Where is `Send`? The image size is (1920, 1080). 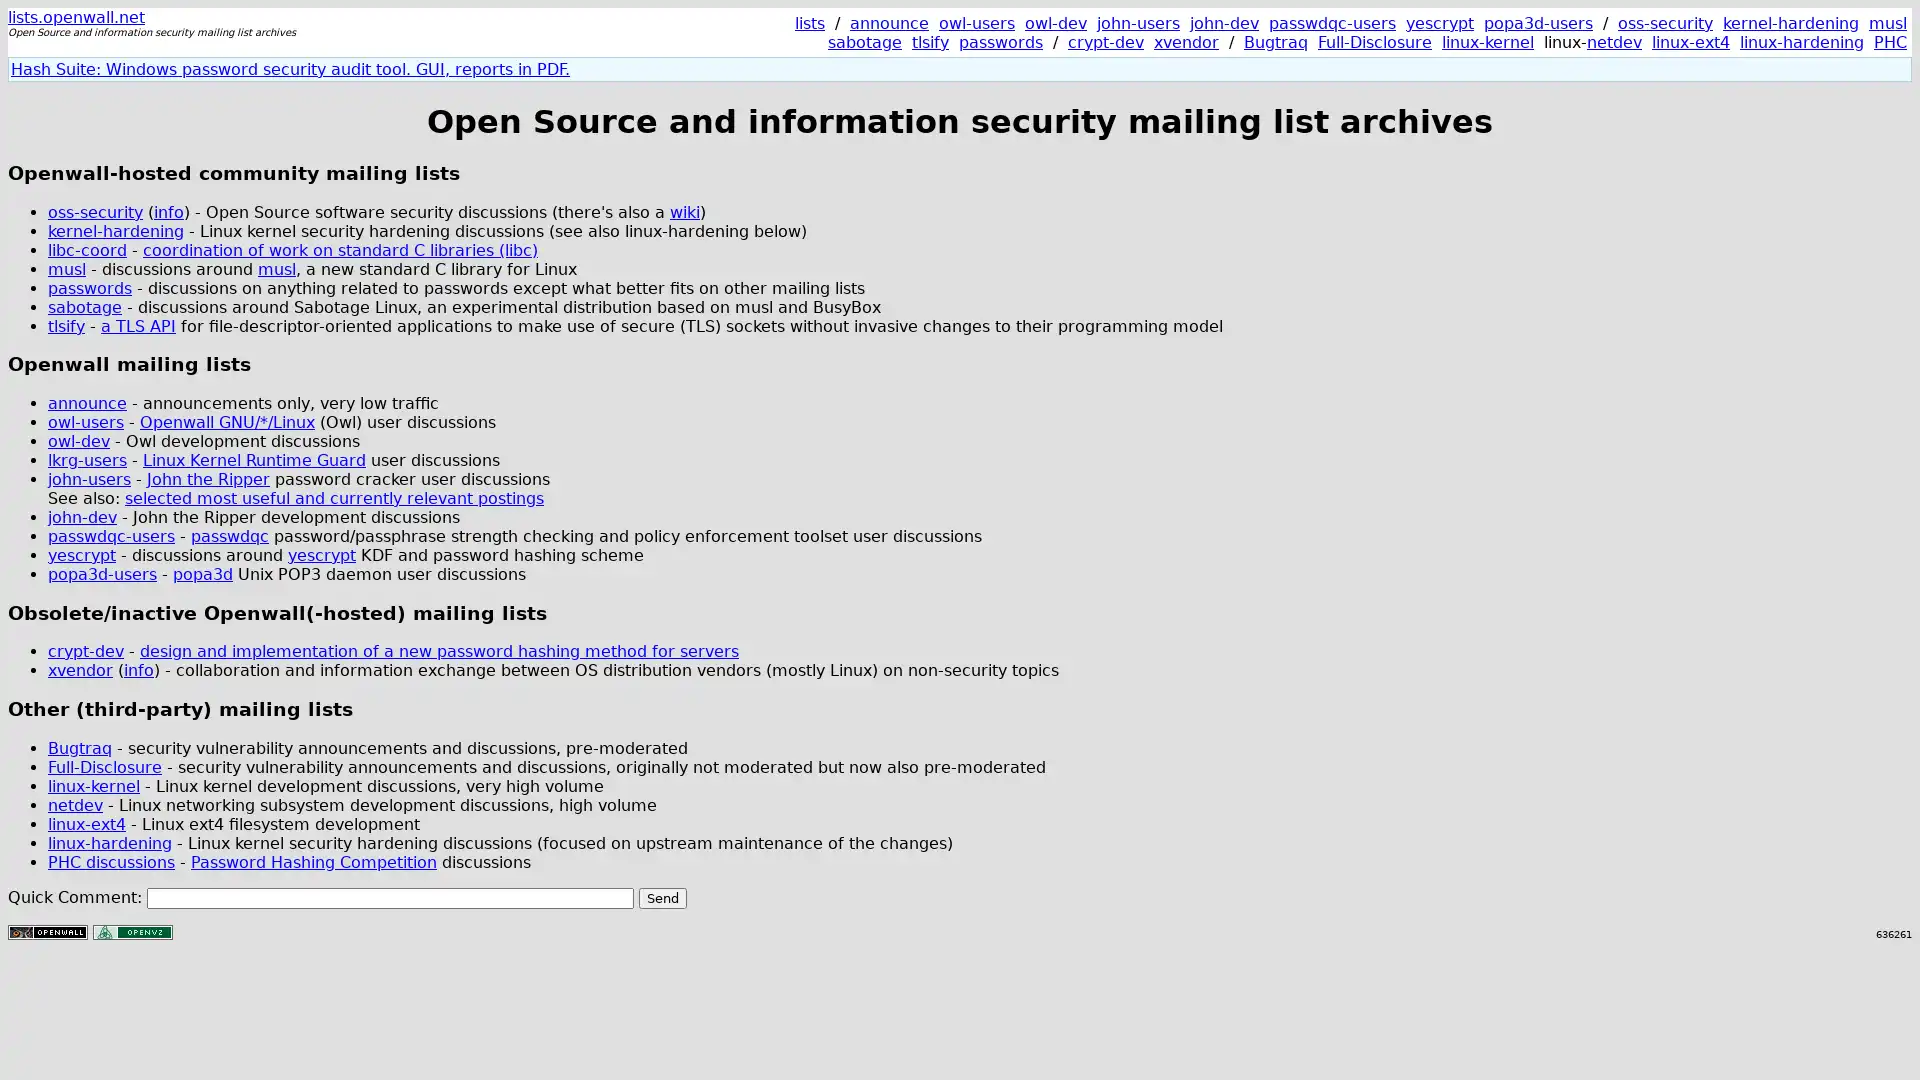 Send is located at coordinates (662, 896).